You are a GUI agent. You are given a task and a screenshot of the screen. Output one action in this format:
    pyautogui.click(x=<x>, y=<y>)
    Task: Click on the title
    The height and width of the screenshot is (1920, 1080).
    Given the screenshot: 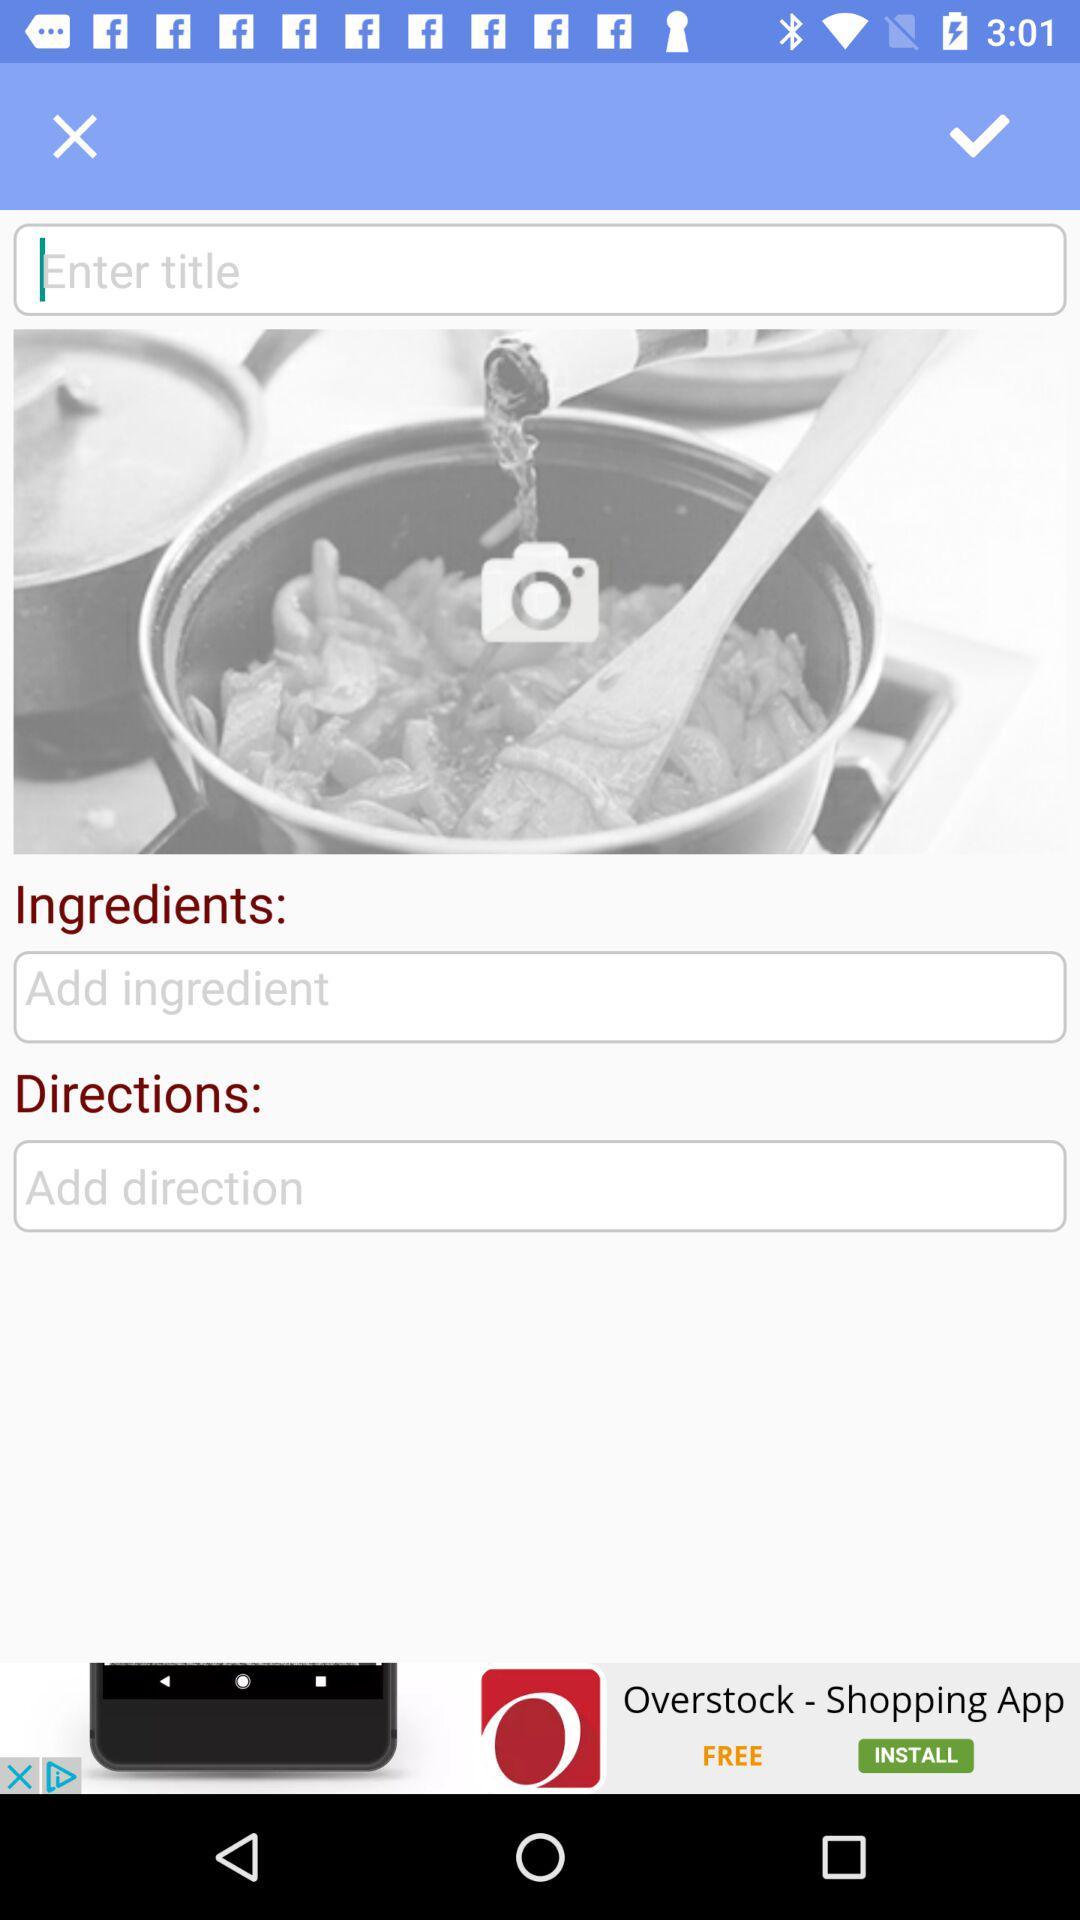 What is the action you would take?
    pyautogui.click(x=540, y=268)
    